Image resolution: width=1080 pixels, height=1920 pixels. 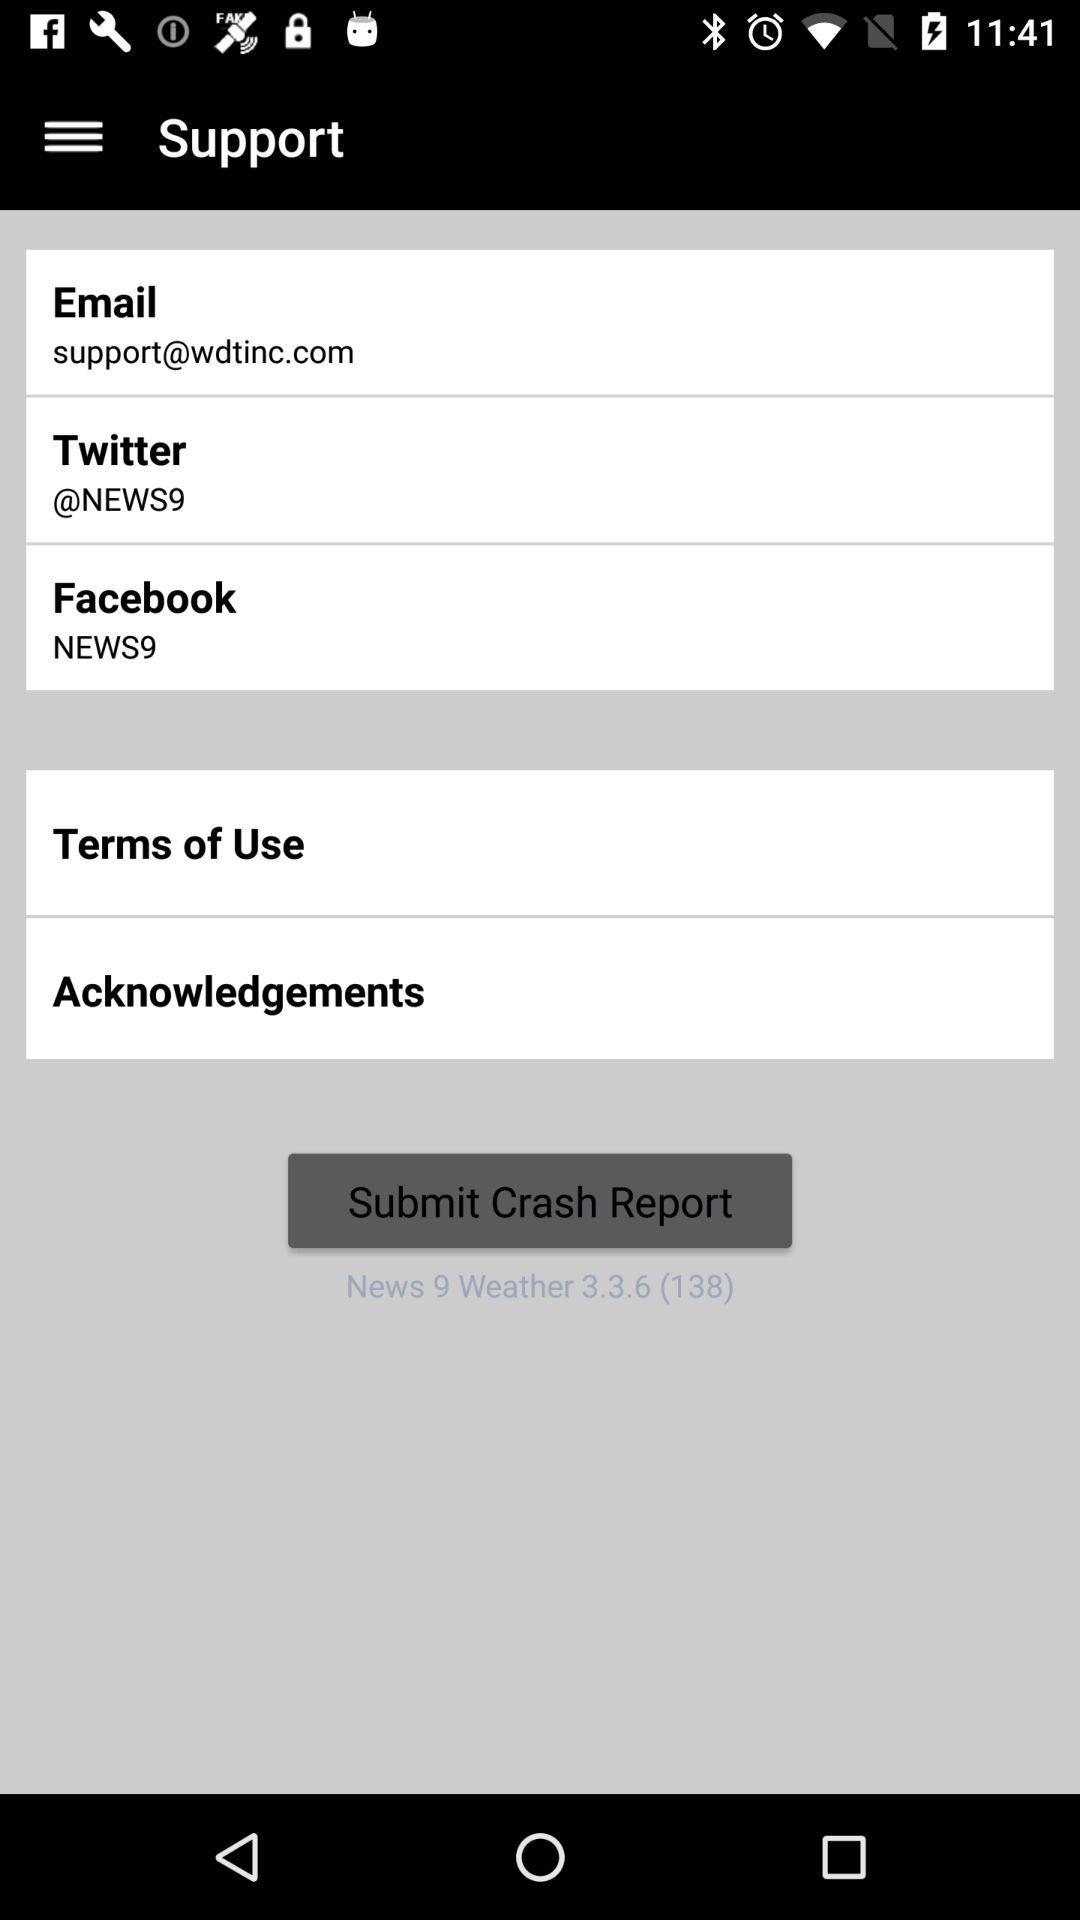 I want to click on email, so click(x=358, y=299).